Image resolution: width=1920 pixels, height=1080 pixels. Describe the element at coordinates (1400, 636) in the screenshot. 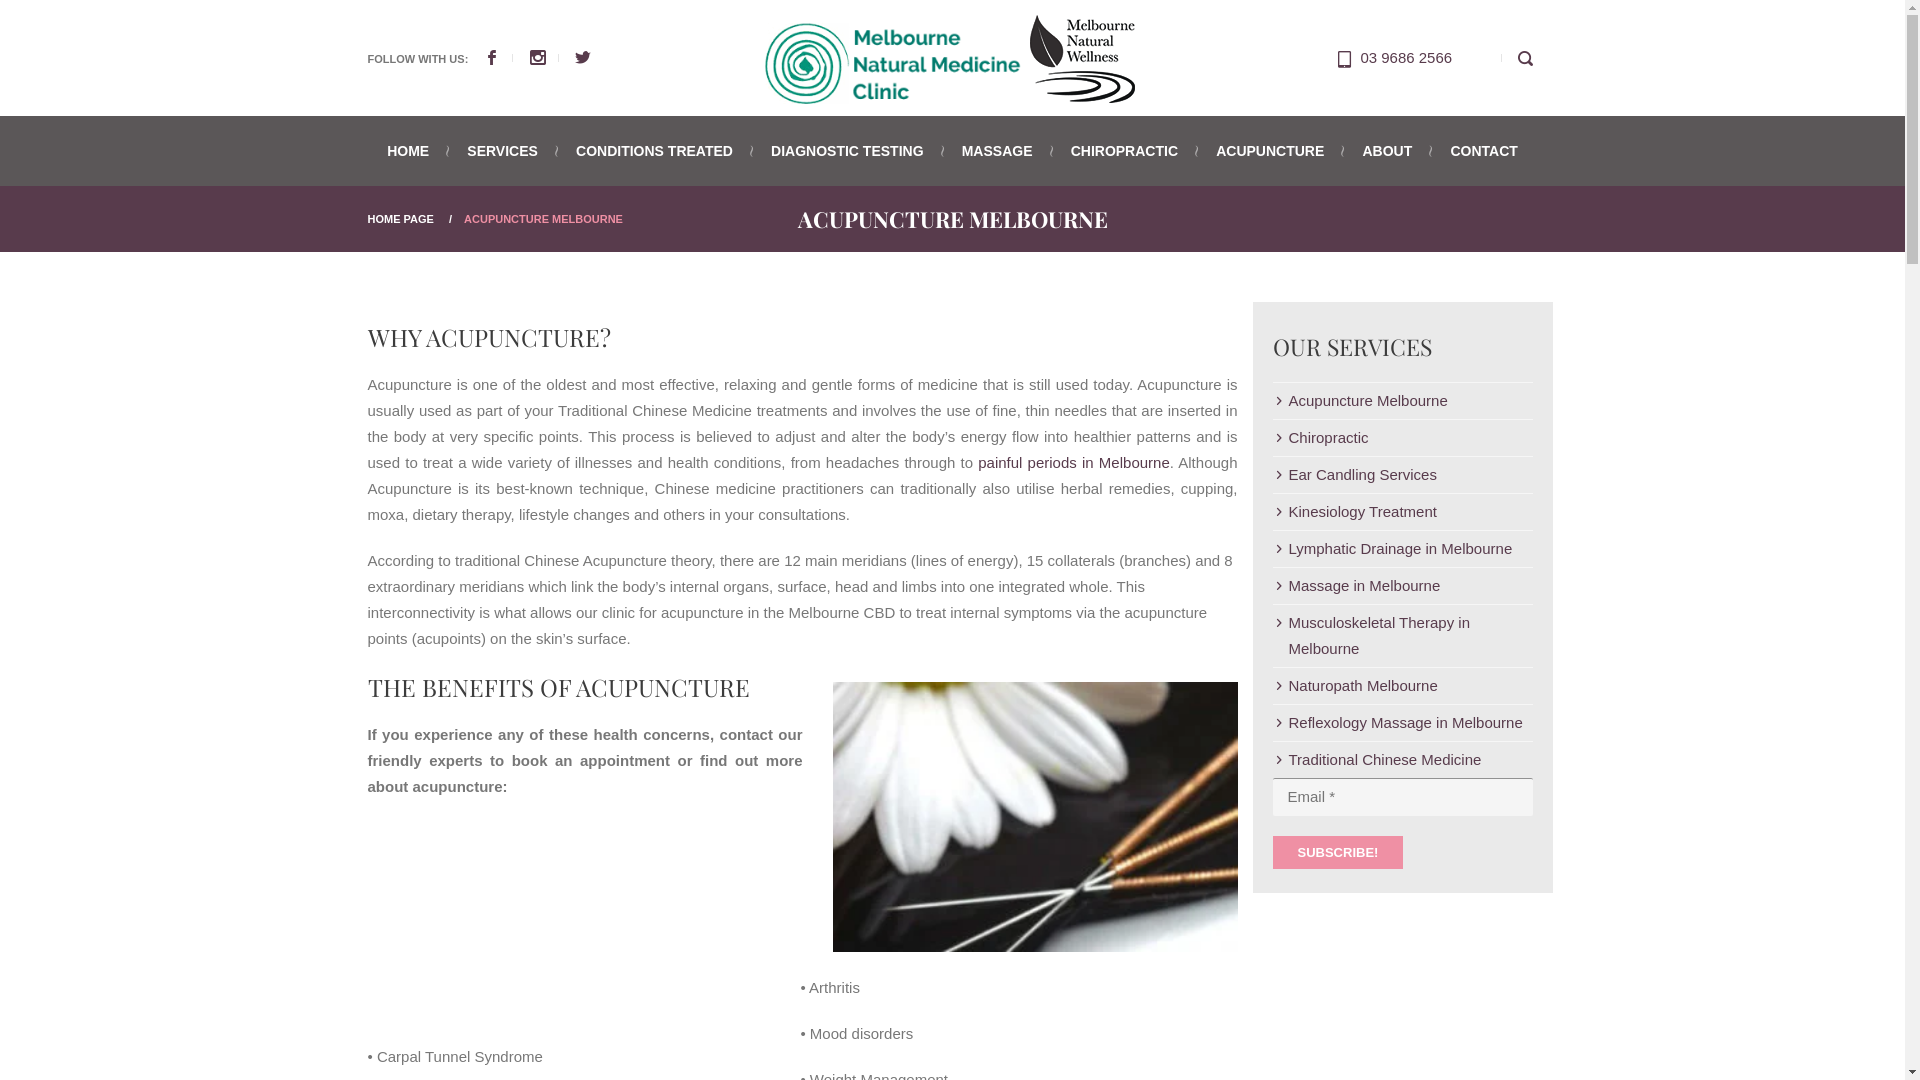

I see `'Musculoskeletal Therapy in Melbourne'` at that location.